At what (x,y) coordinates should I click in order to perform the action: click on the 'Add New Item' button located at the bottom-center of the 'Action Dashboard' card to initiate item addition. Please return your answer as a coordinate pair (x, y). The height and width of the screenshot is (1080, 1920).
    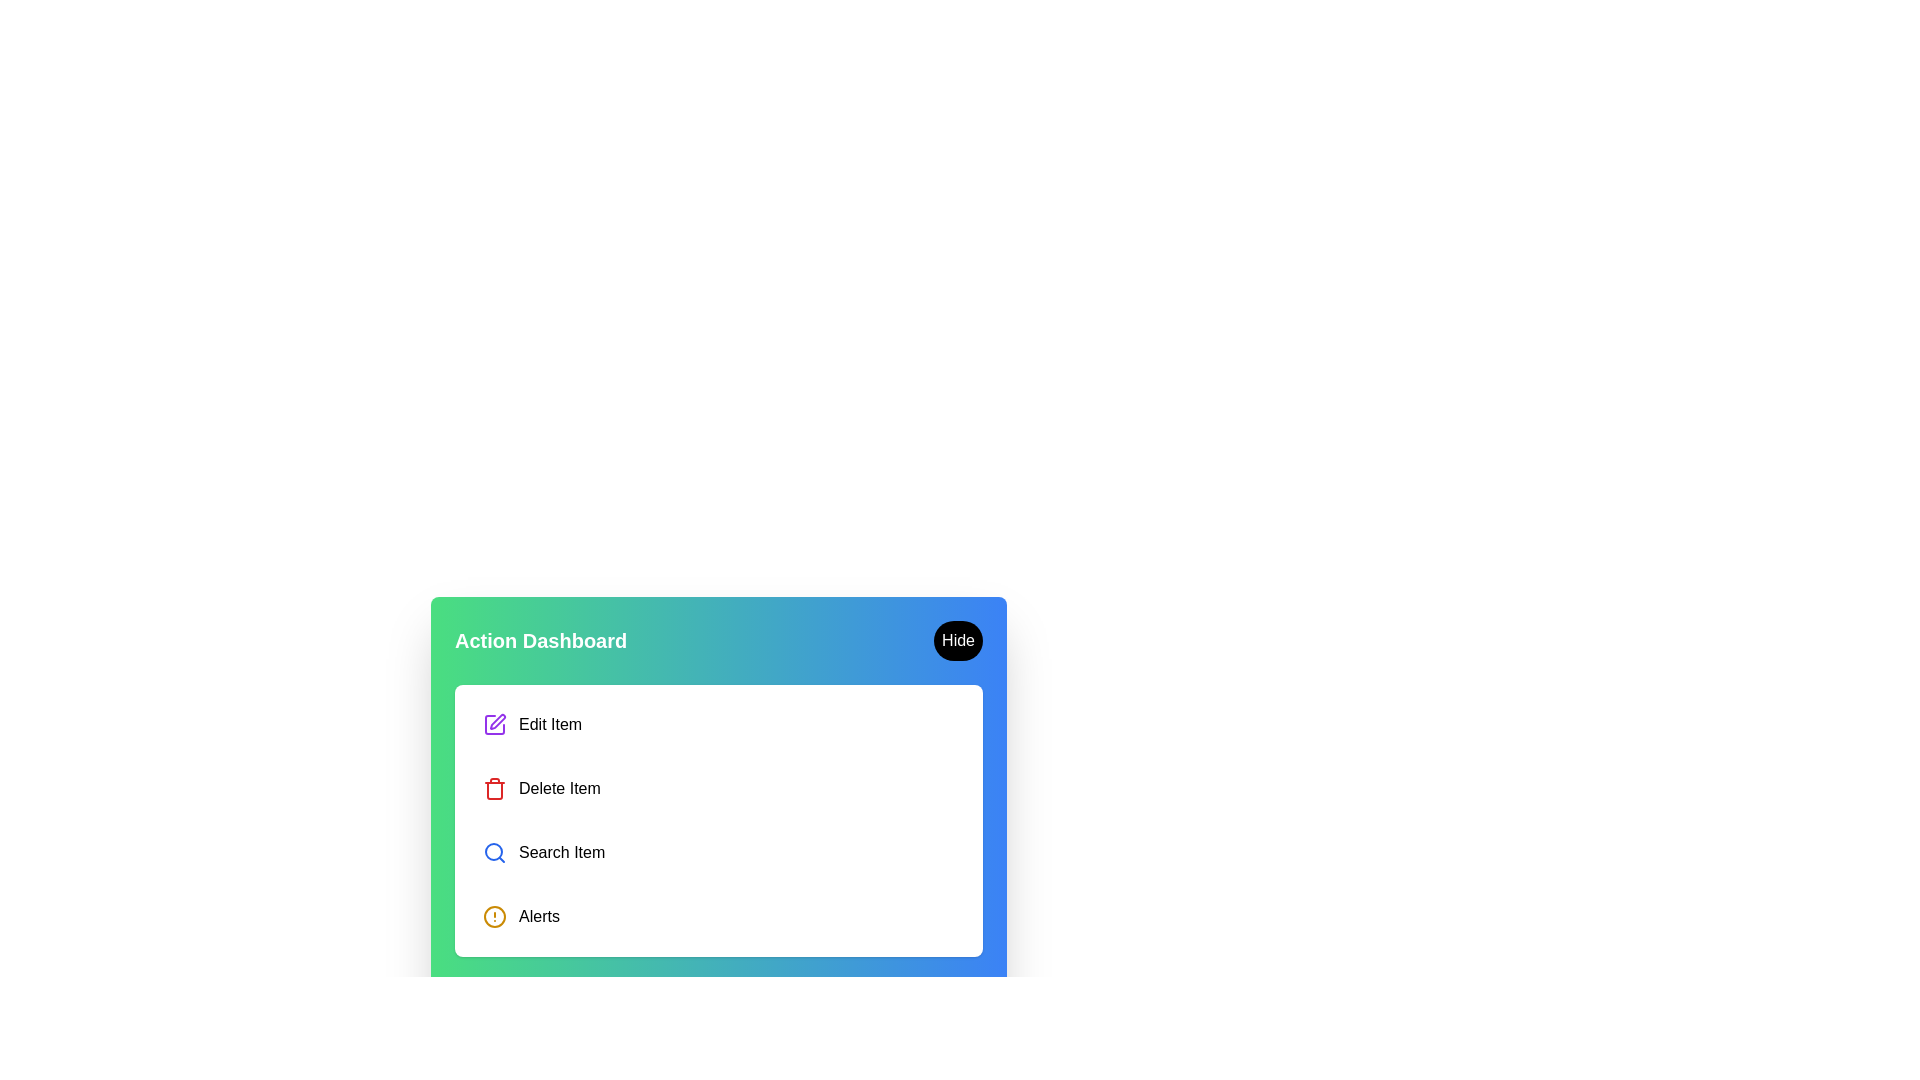
    Looking at the image, I should click on (719, 1001).